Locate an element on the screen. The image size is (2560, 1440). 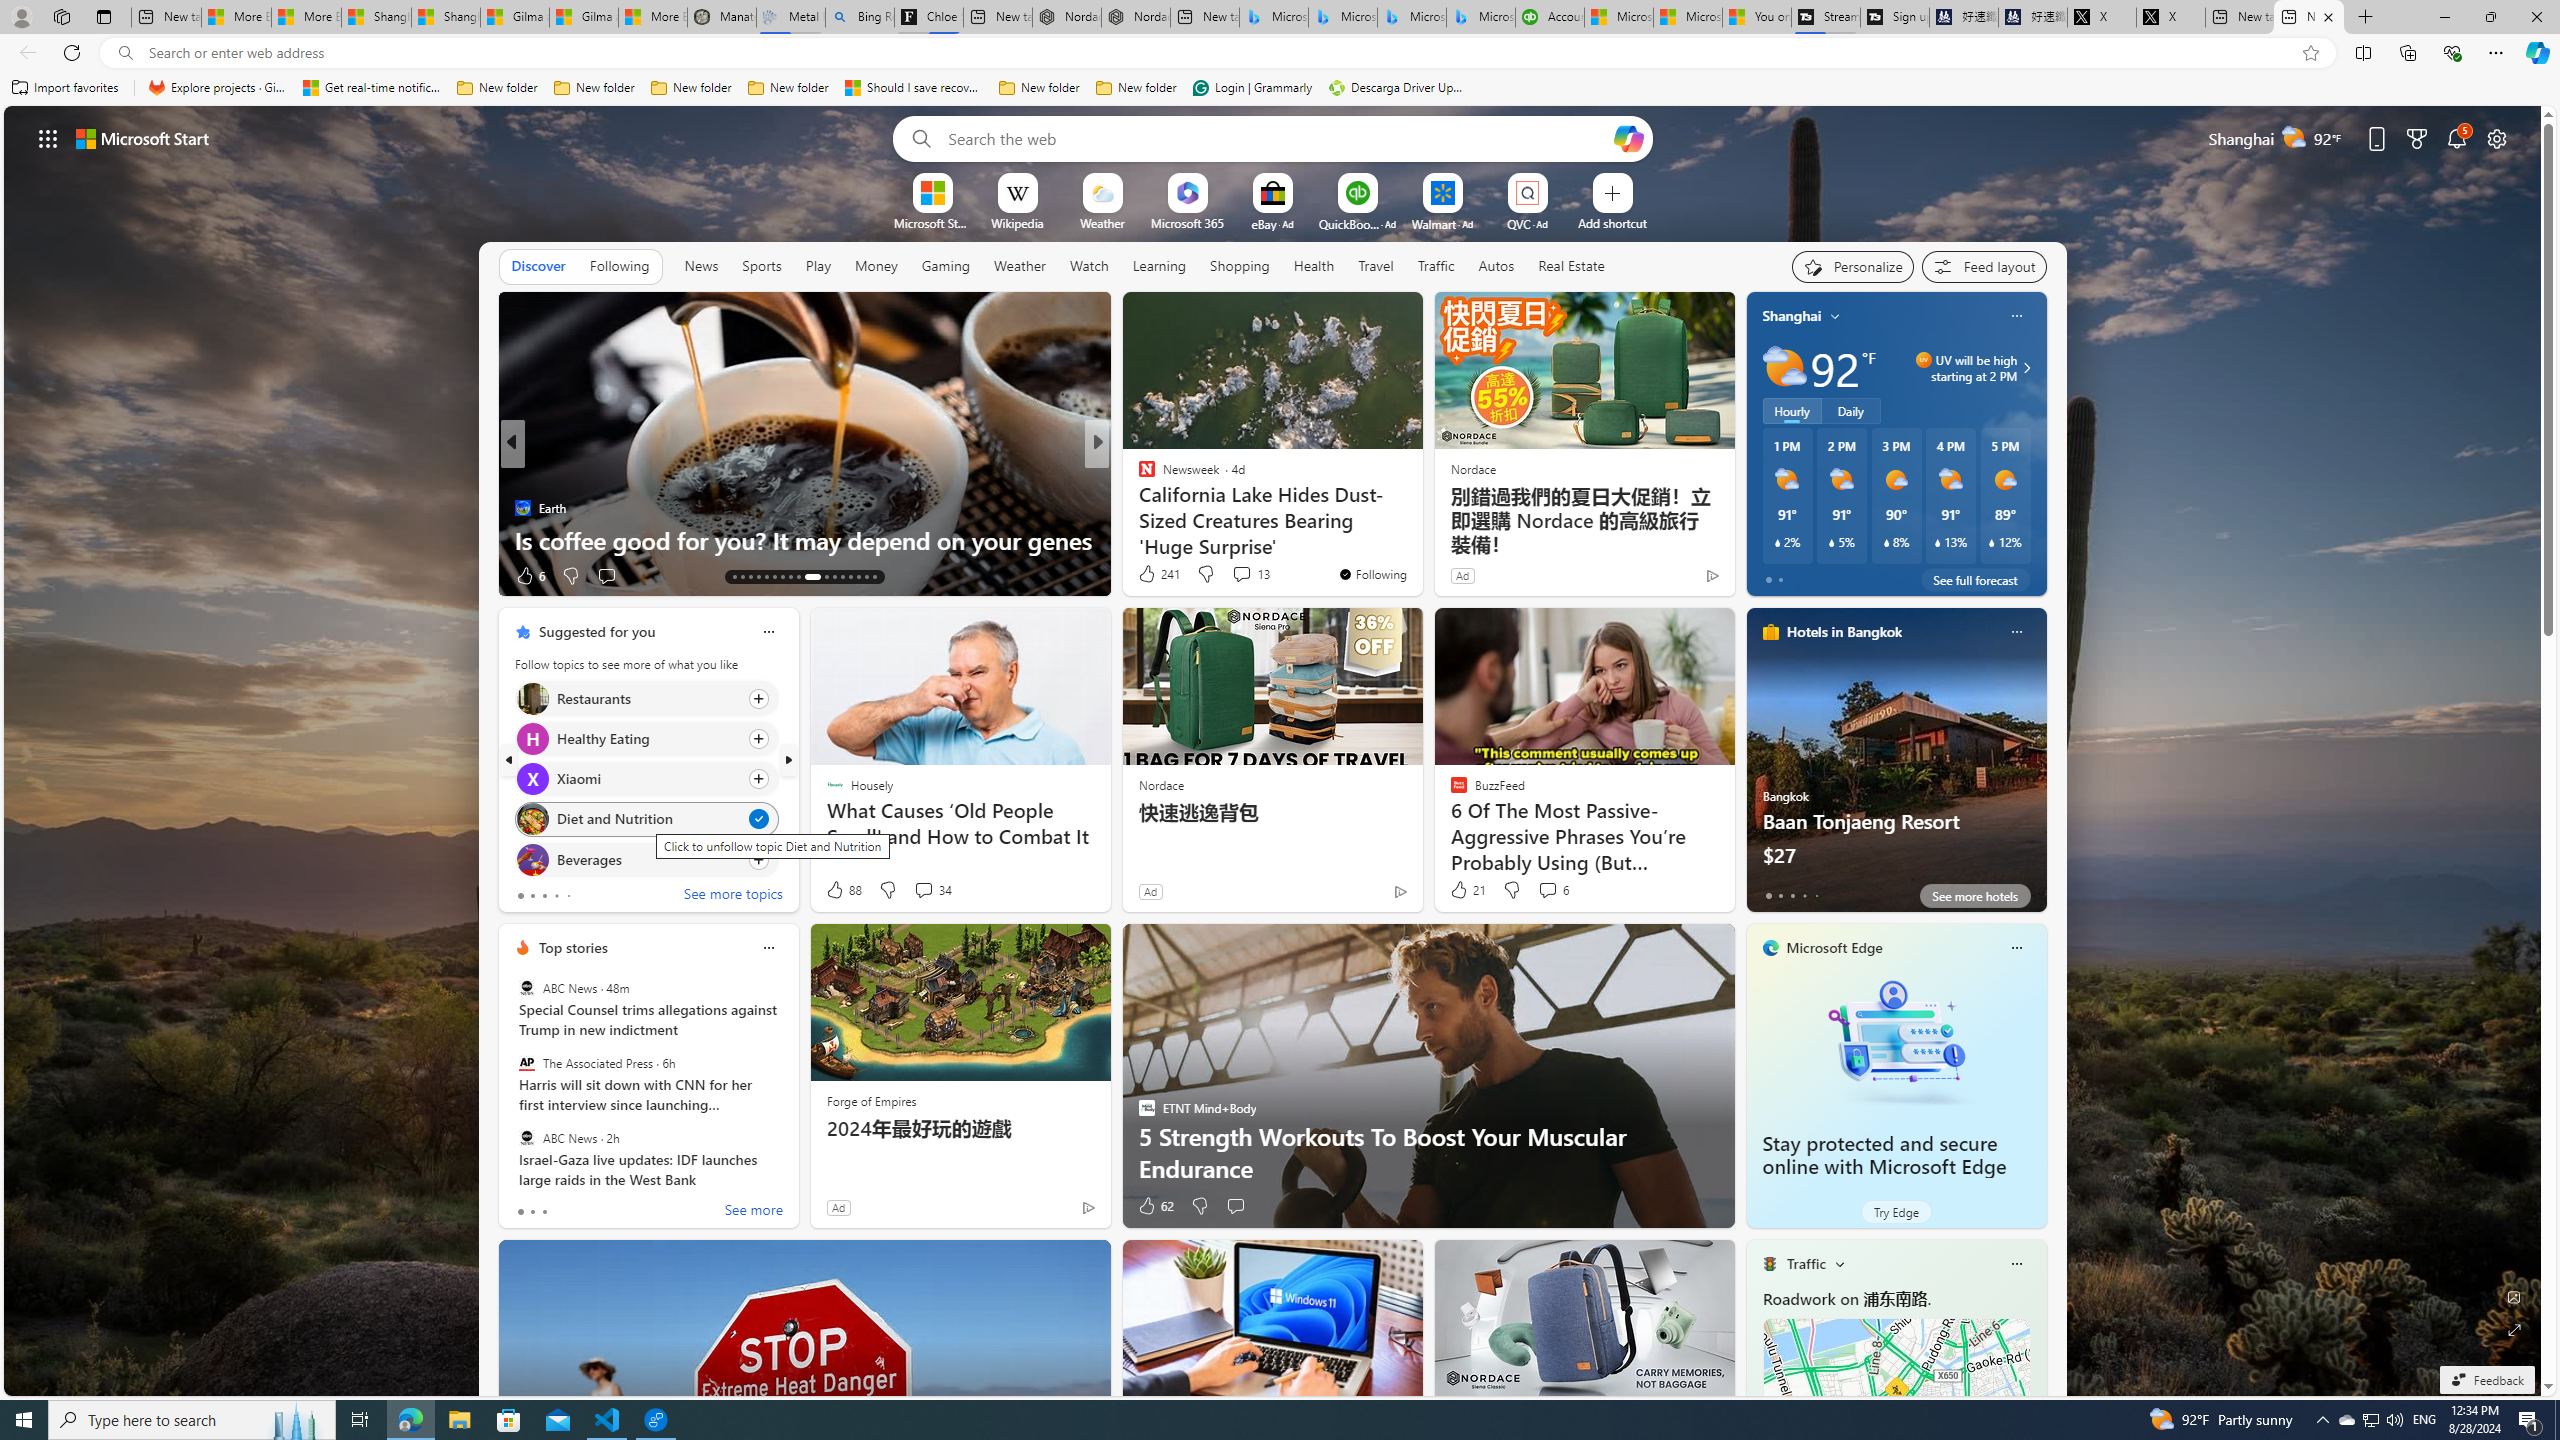
'AutomationID: tab-14' is located at coordinates (741, 577).